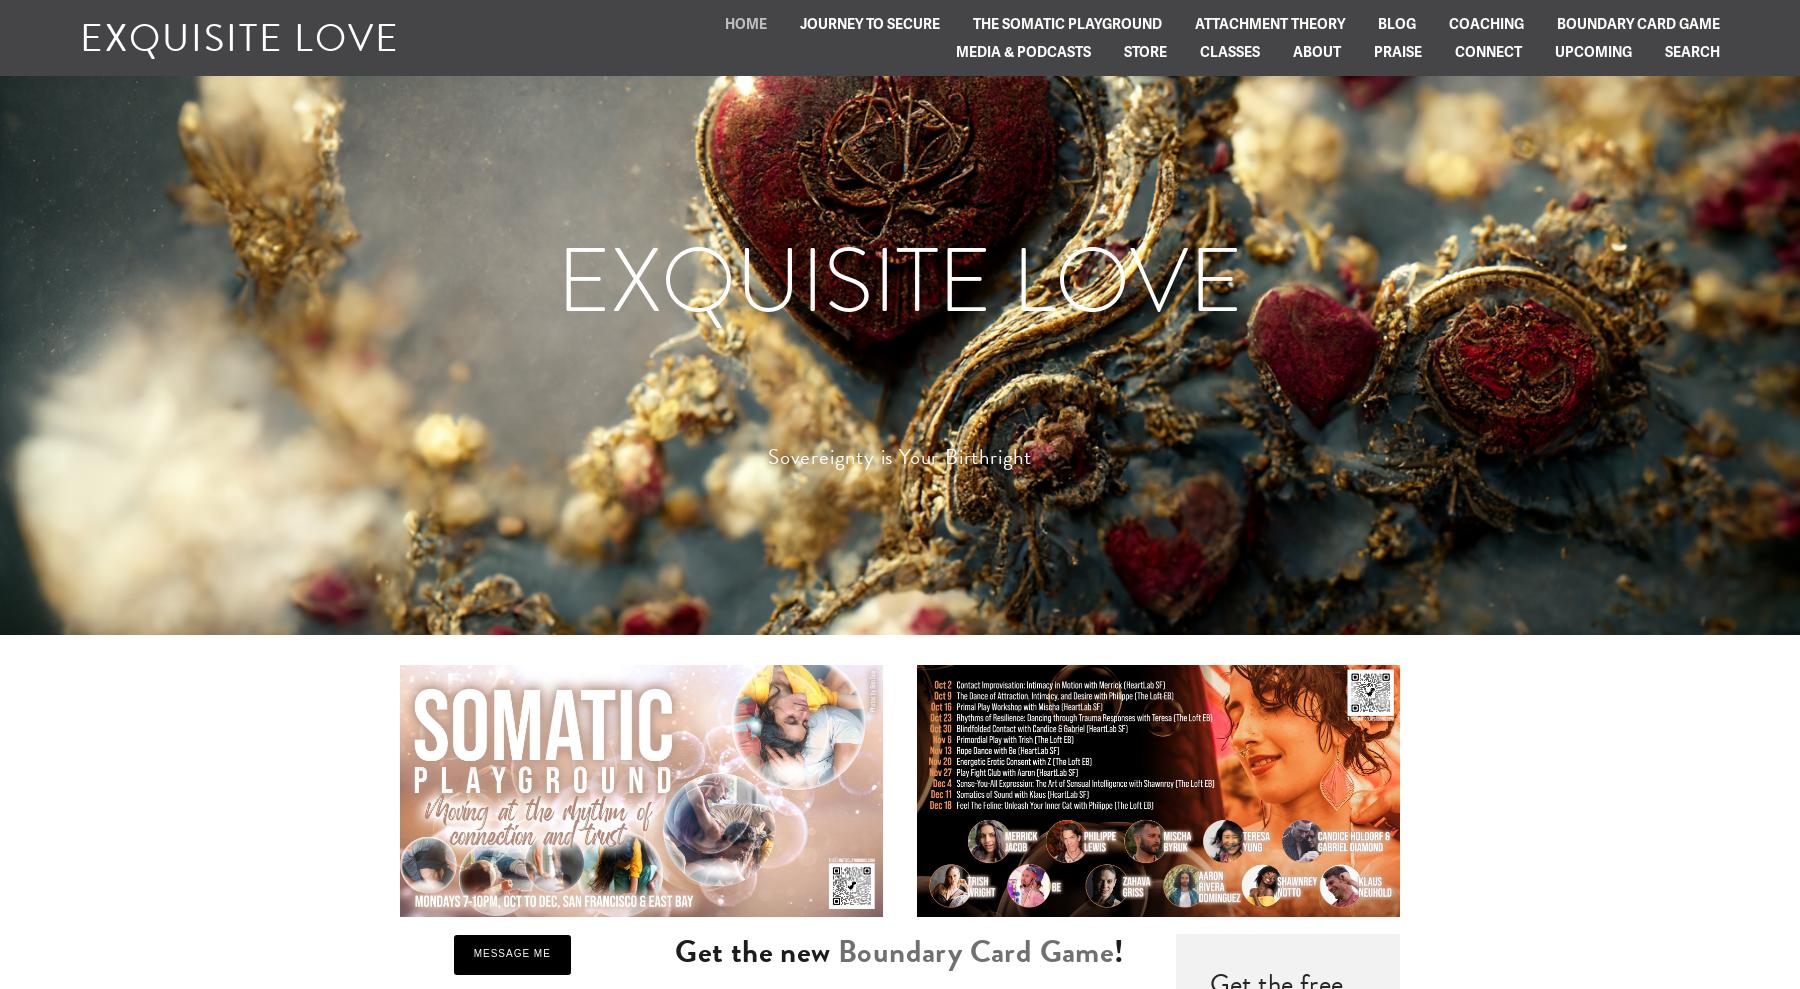  I want to click on 'Blog', so click(1395, 23).